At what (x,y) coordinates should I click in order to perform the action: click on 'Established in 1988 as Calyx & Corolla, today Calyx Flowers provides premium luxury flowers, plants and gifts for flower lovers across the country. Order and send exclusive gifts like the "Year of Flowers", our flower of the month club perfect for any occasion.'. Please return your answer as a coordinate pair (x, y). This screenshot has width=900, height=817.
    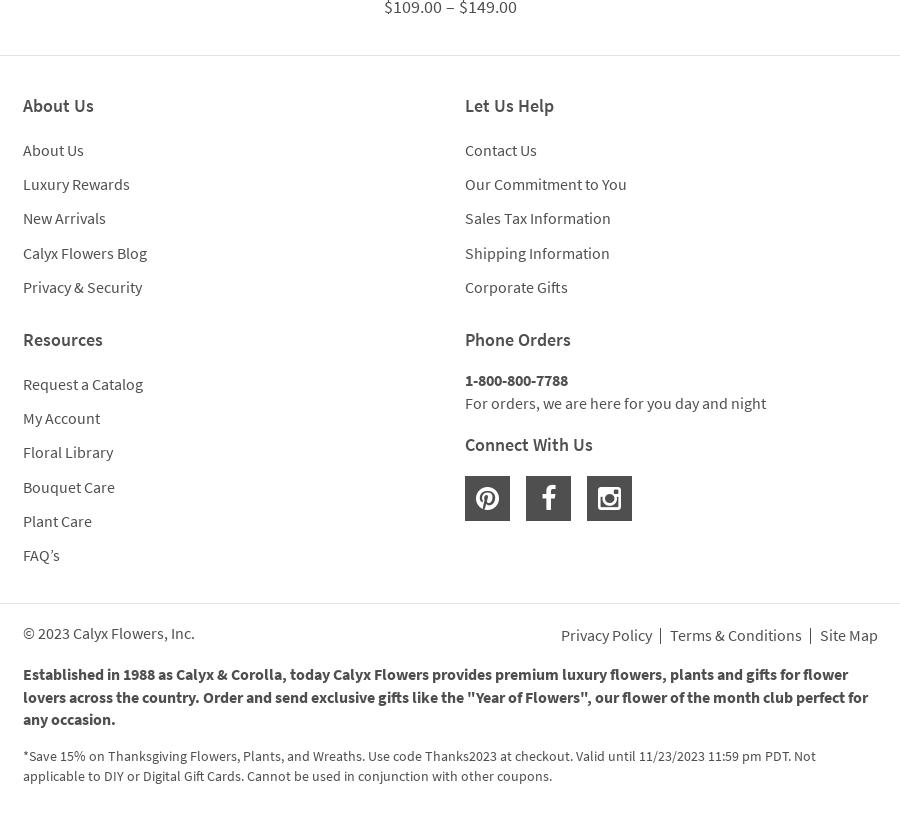
    Looking at the image, I should click on (444, 695).